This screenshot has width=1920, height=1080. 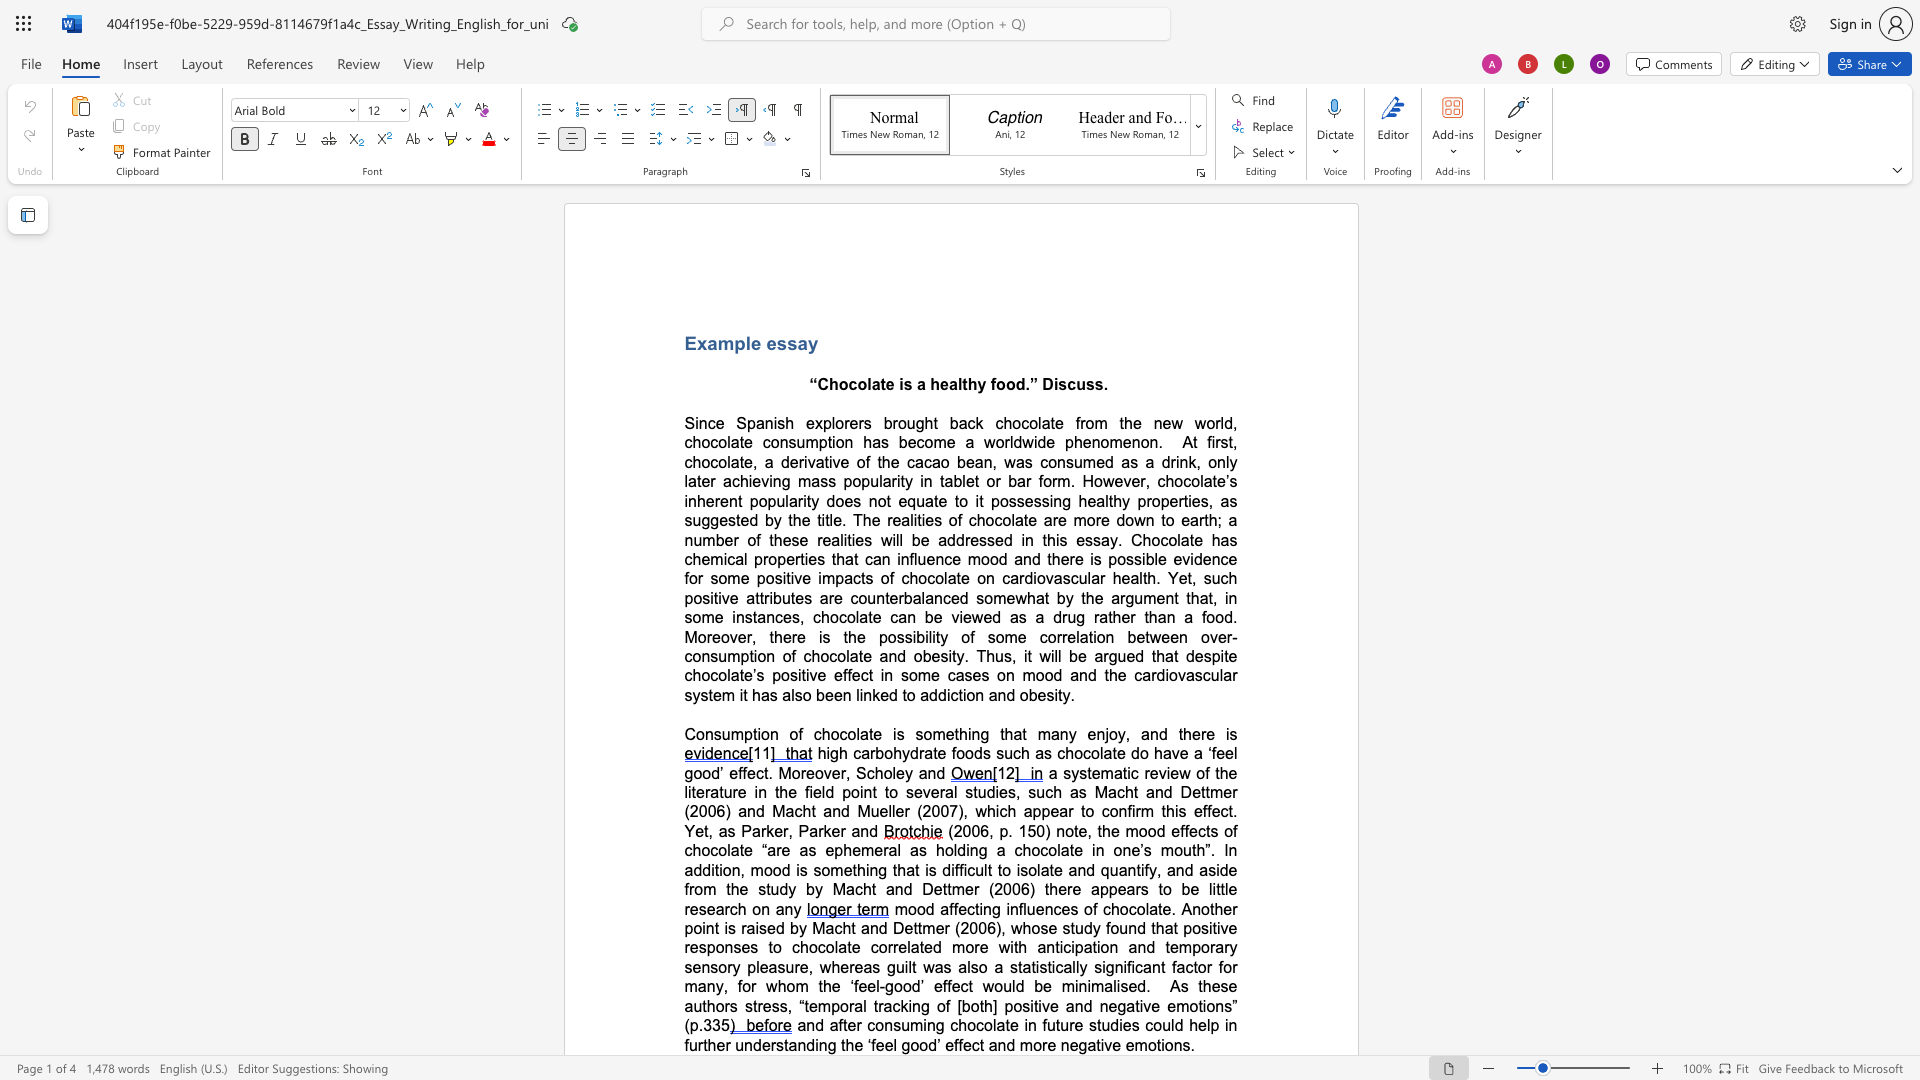 I want to click on the space between the continuous character "h" and "a" in the text, so click(x=1013, y=734).